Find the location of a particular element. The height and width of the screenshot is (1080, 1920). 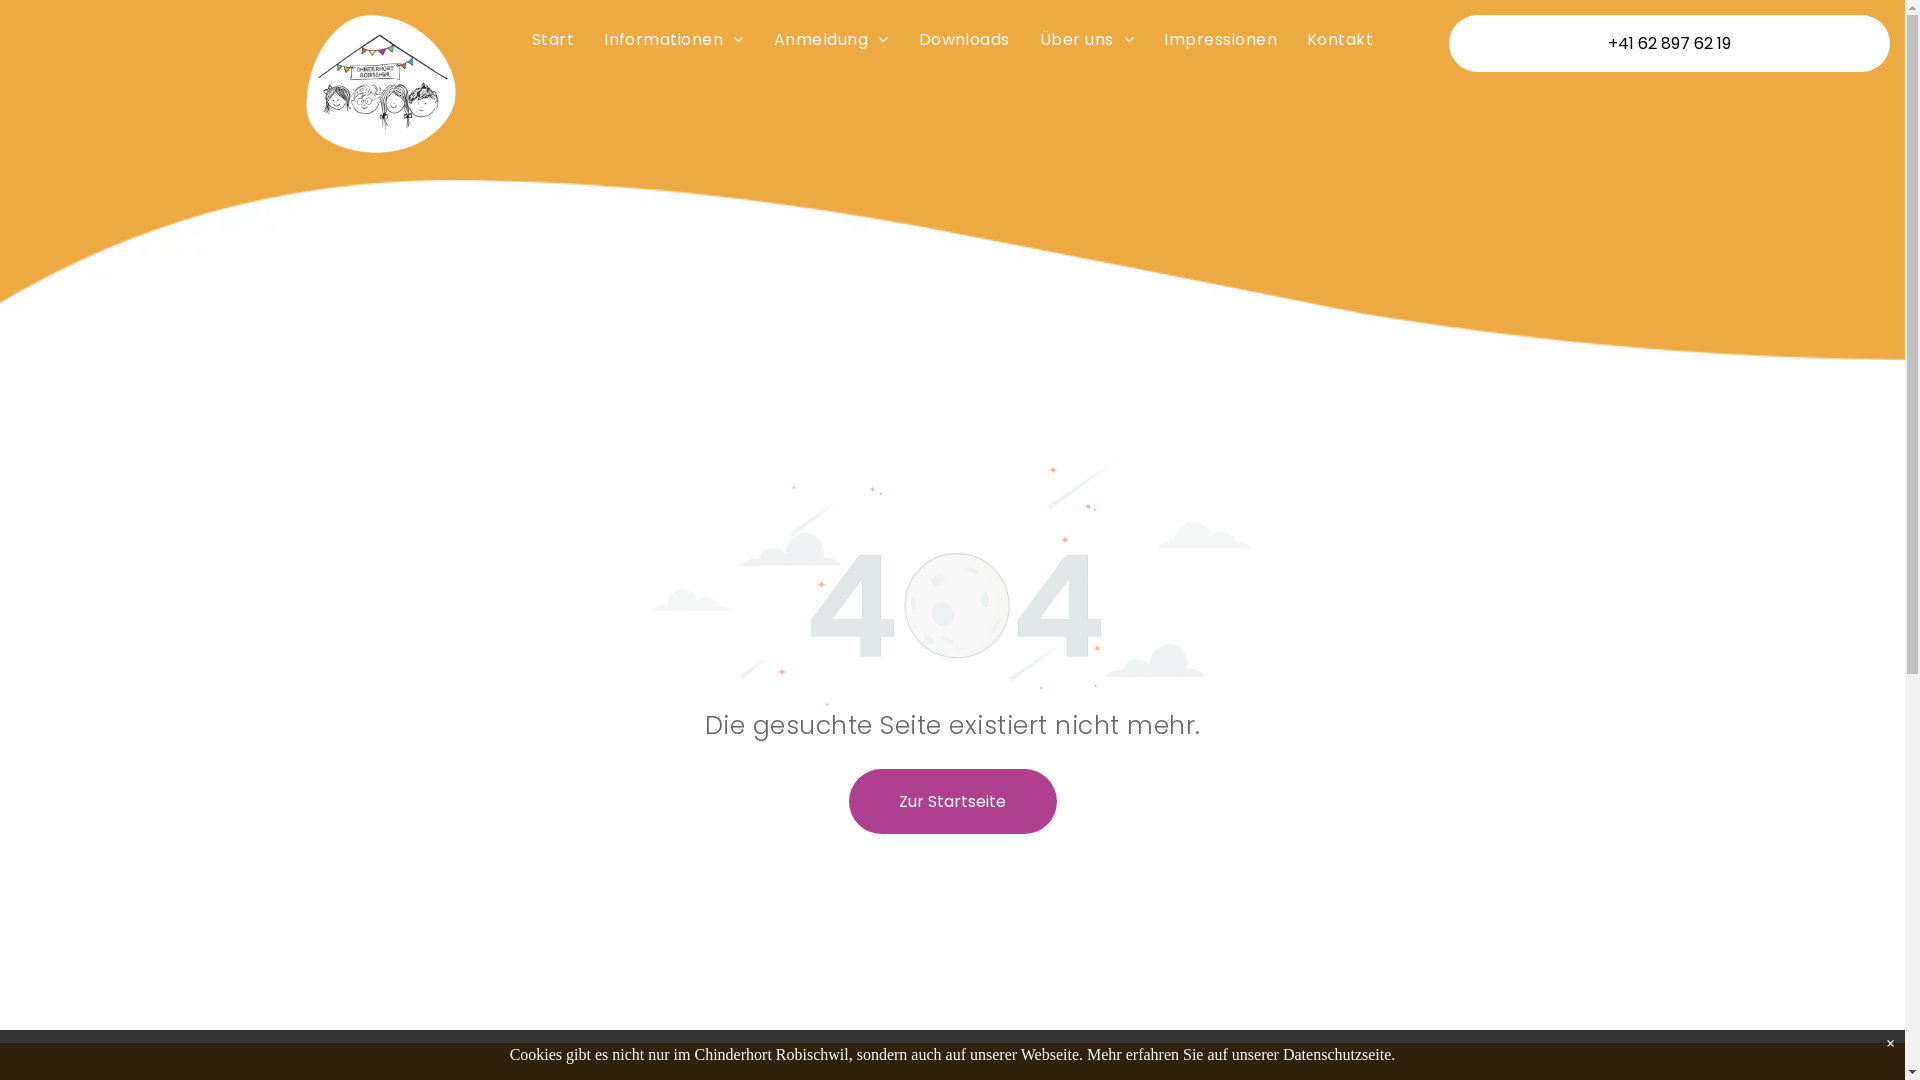

'Kontakt' is located at coordinates (1339, 38).